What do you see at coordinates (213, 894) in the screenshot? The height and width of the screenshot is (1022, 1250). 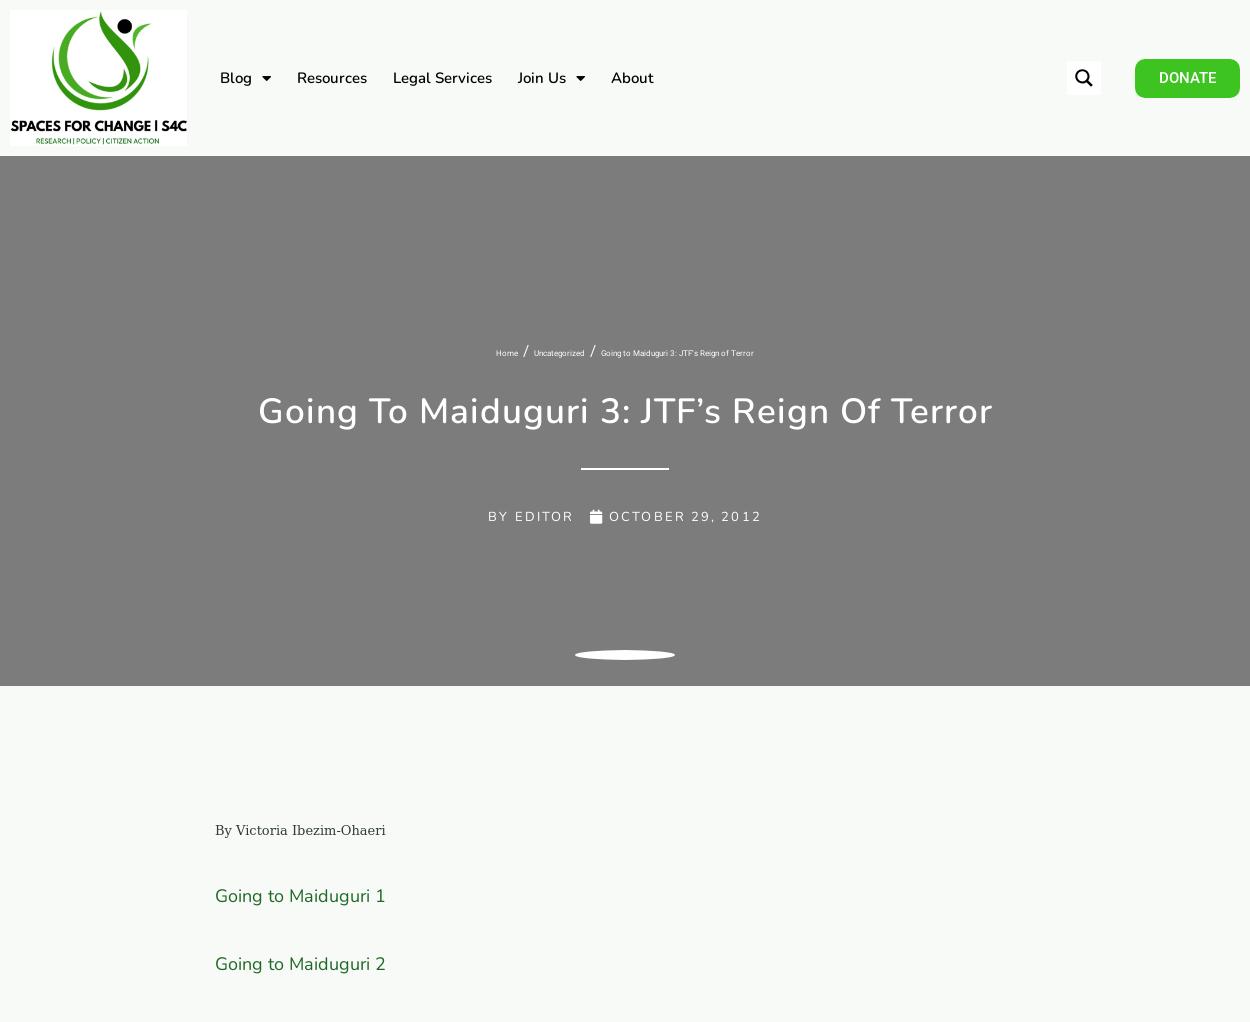 I see `'Going to Maiduguri 1'` at bounding box center [213, 894].